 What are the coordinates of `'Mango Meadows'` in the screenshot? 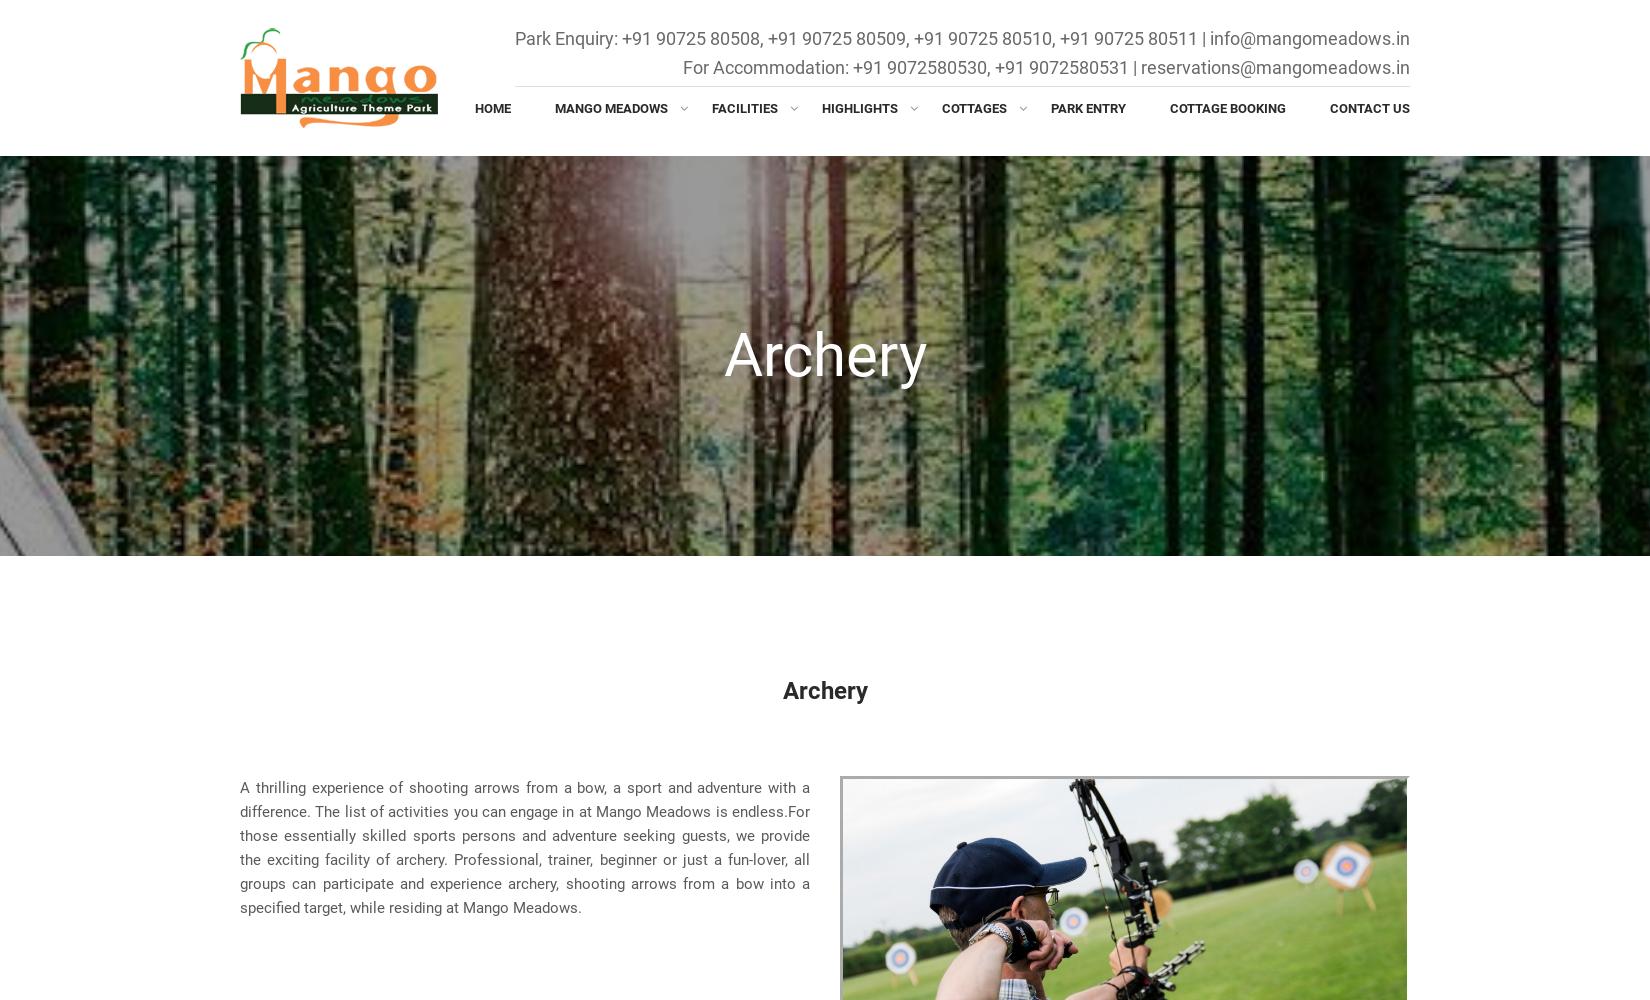 It's located at (610, 107).